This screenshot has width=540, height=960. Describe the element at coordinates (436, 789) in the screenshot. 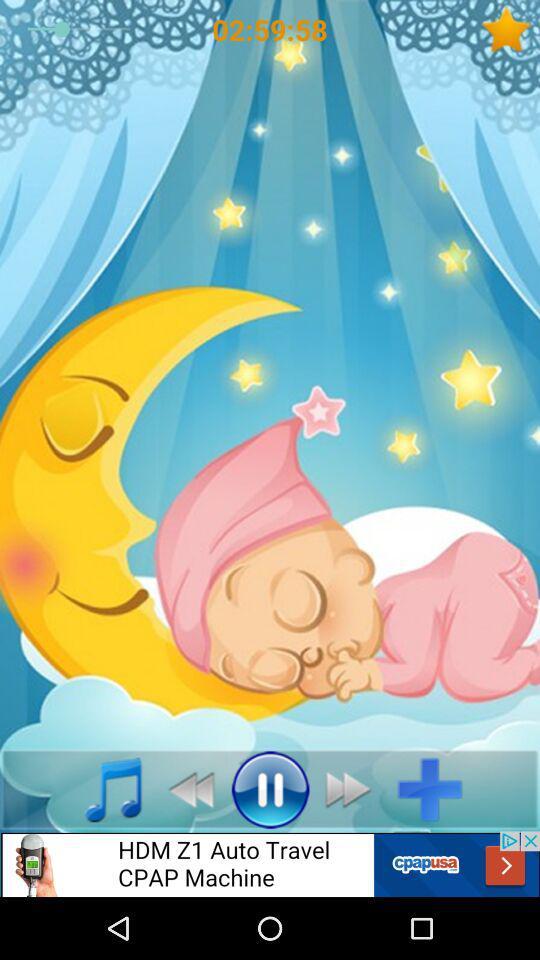

I see `track option` at that location.